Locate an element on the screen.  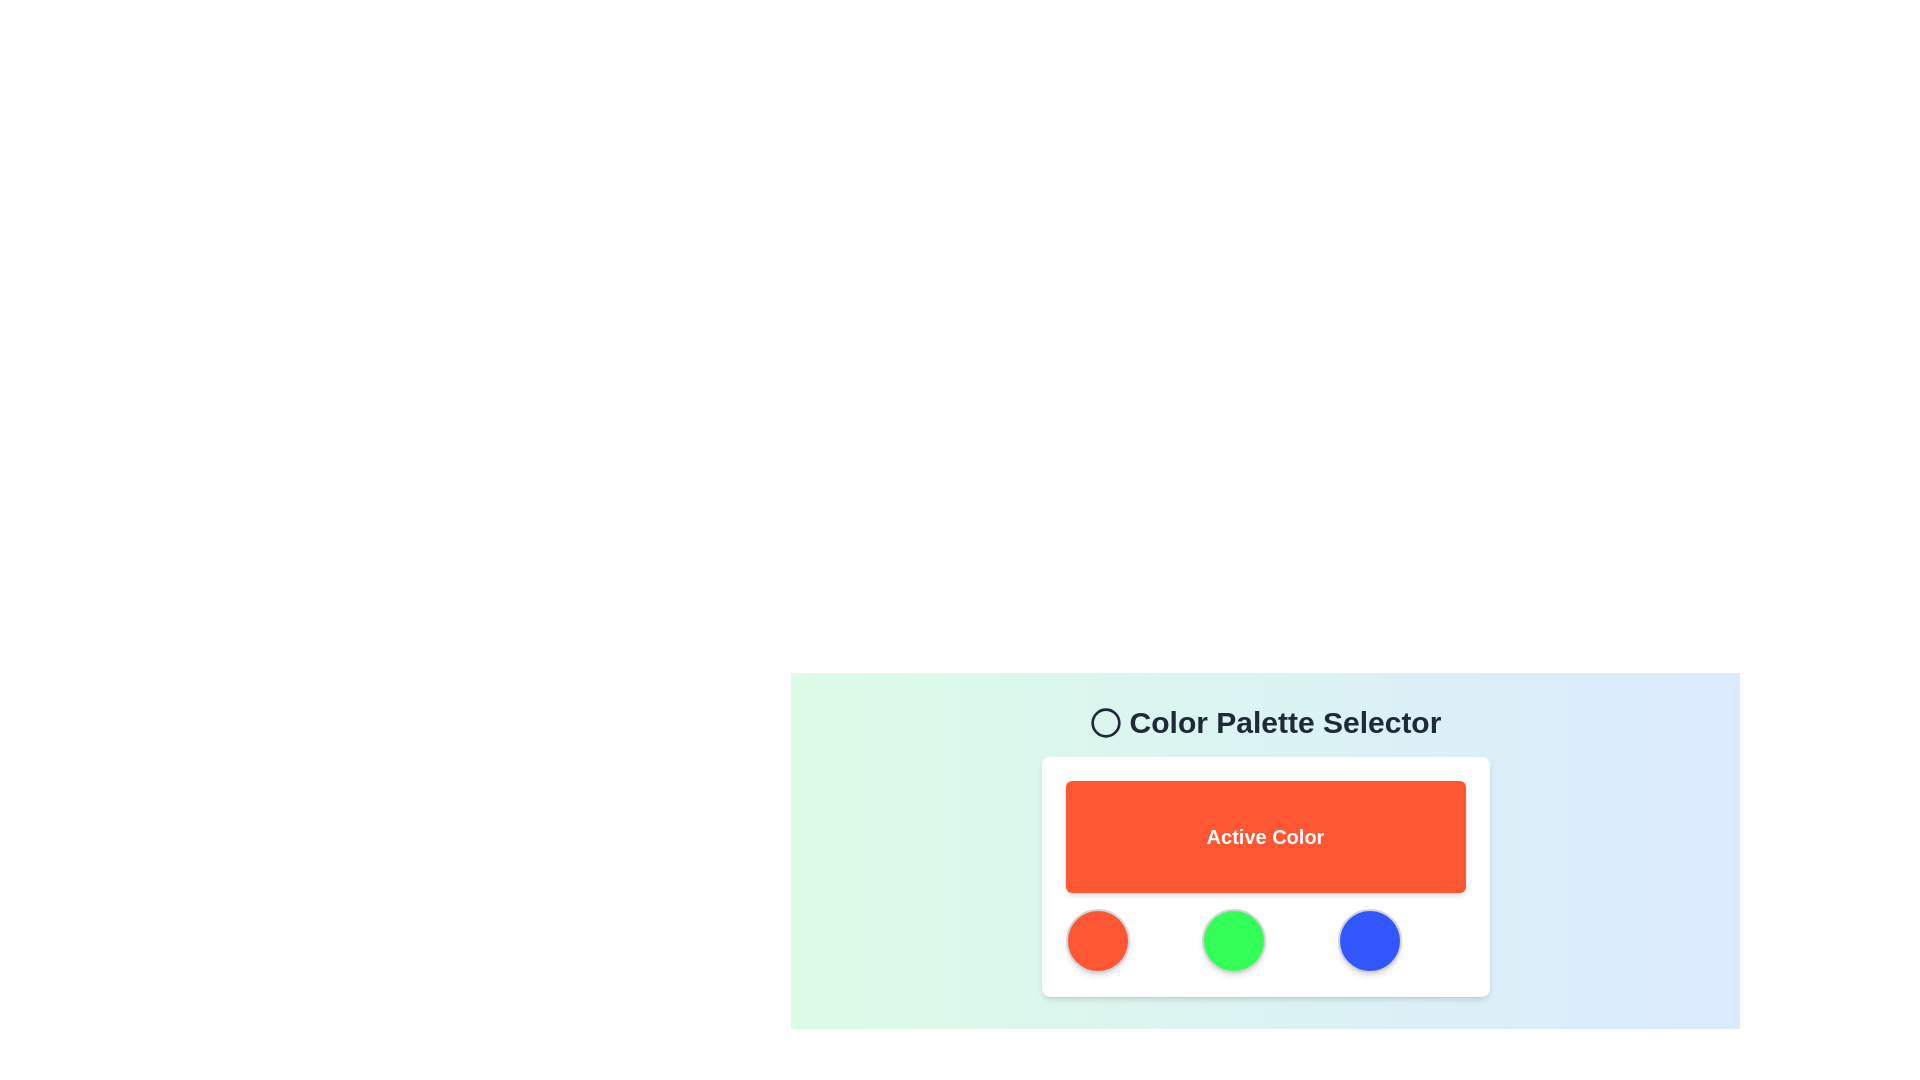
the circle representing the active state of the 'Color Palette Selector' interface, located above the text 'Color Palette Selector' is located at coordinates (1104, 722).